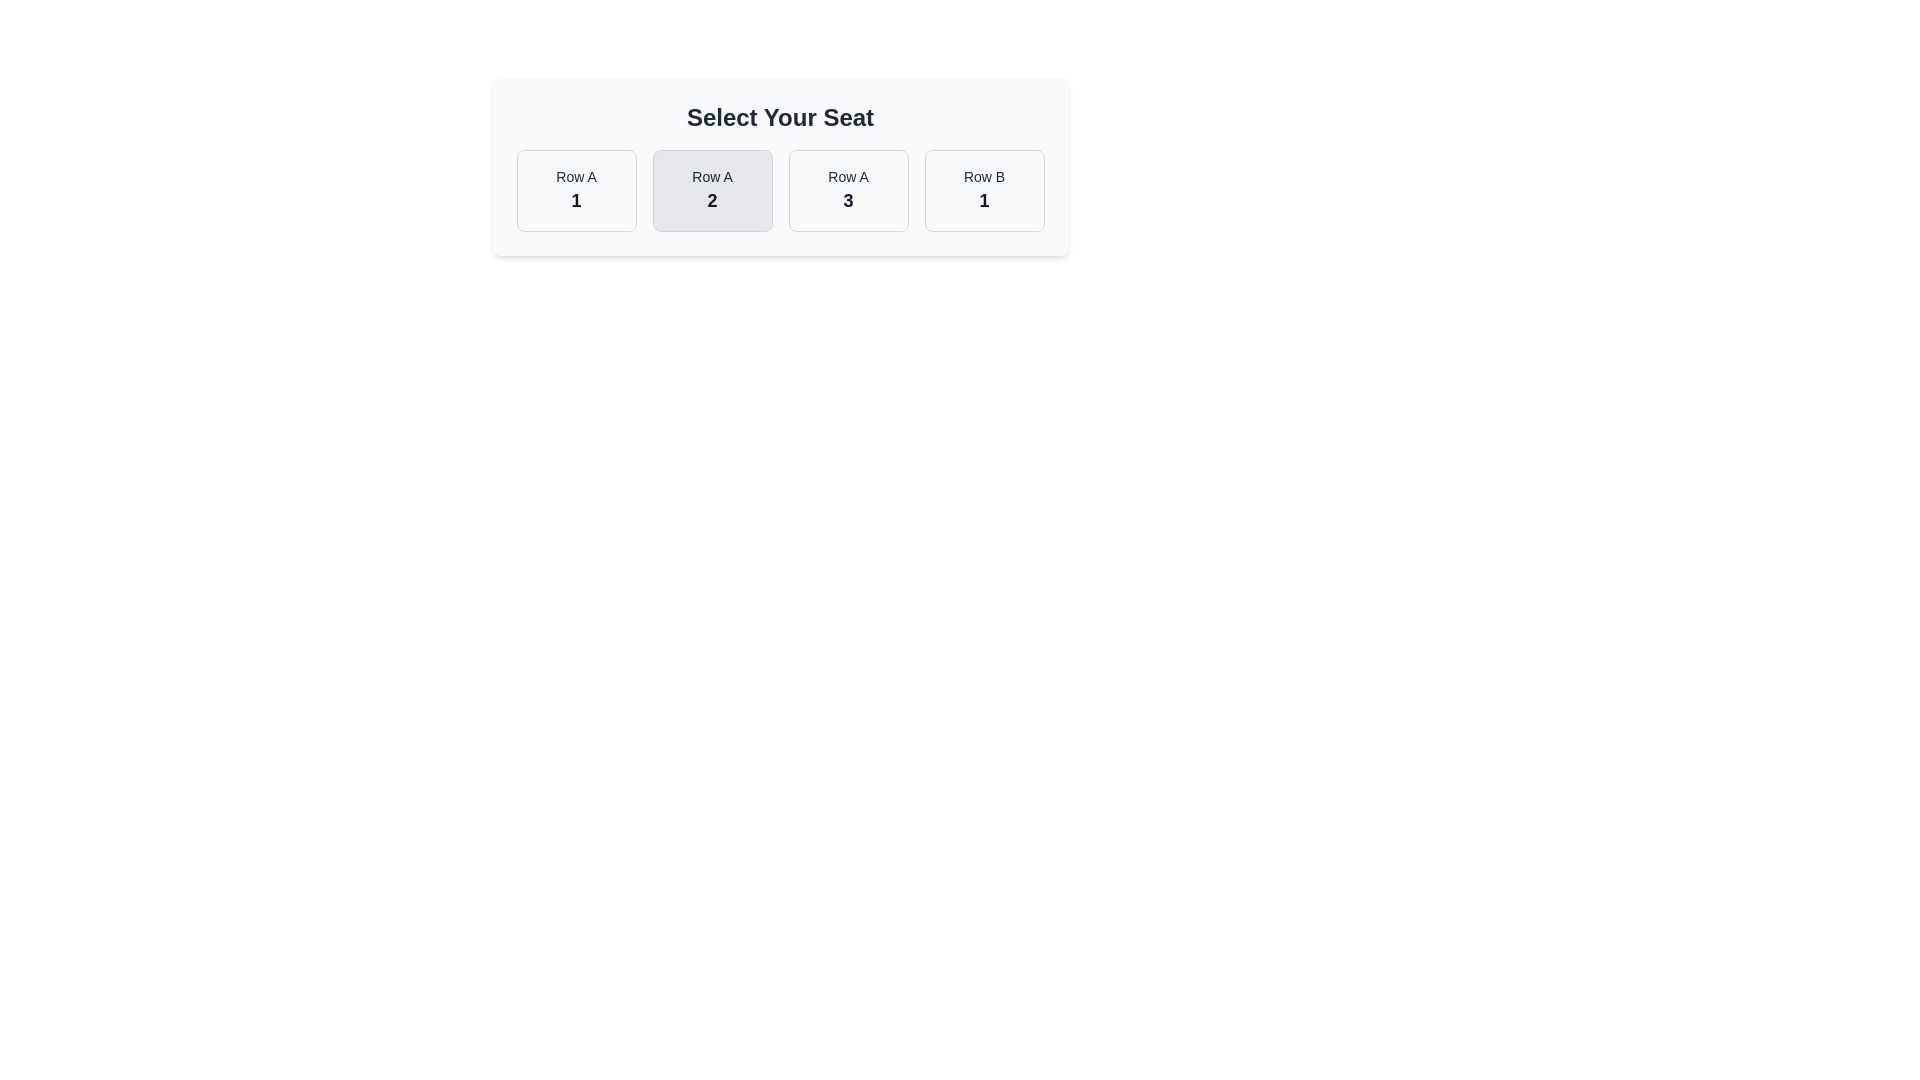 This screenshot has height=1080, width=1920. Describe the element at coordinates (848, 200) in the screenshot. I see `numeral '3' displayed in bold black font within the light gray area, located centrally in the horizontal arrangement of seat selection buttons` at that location.